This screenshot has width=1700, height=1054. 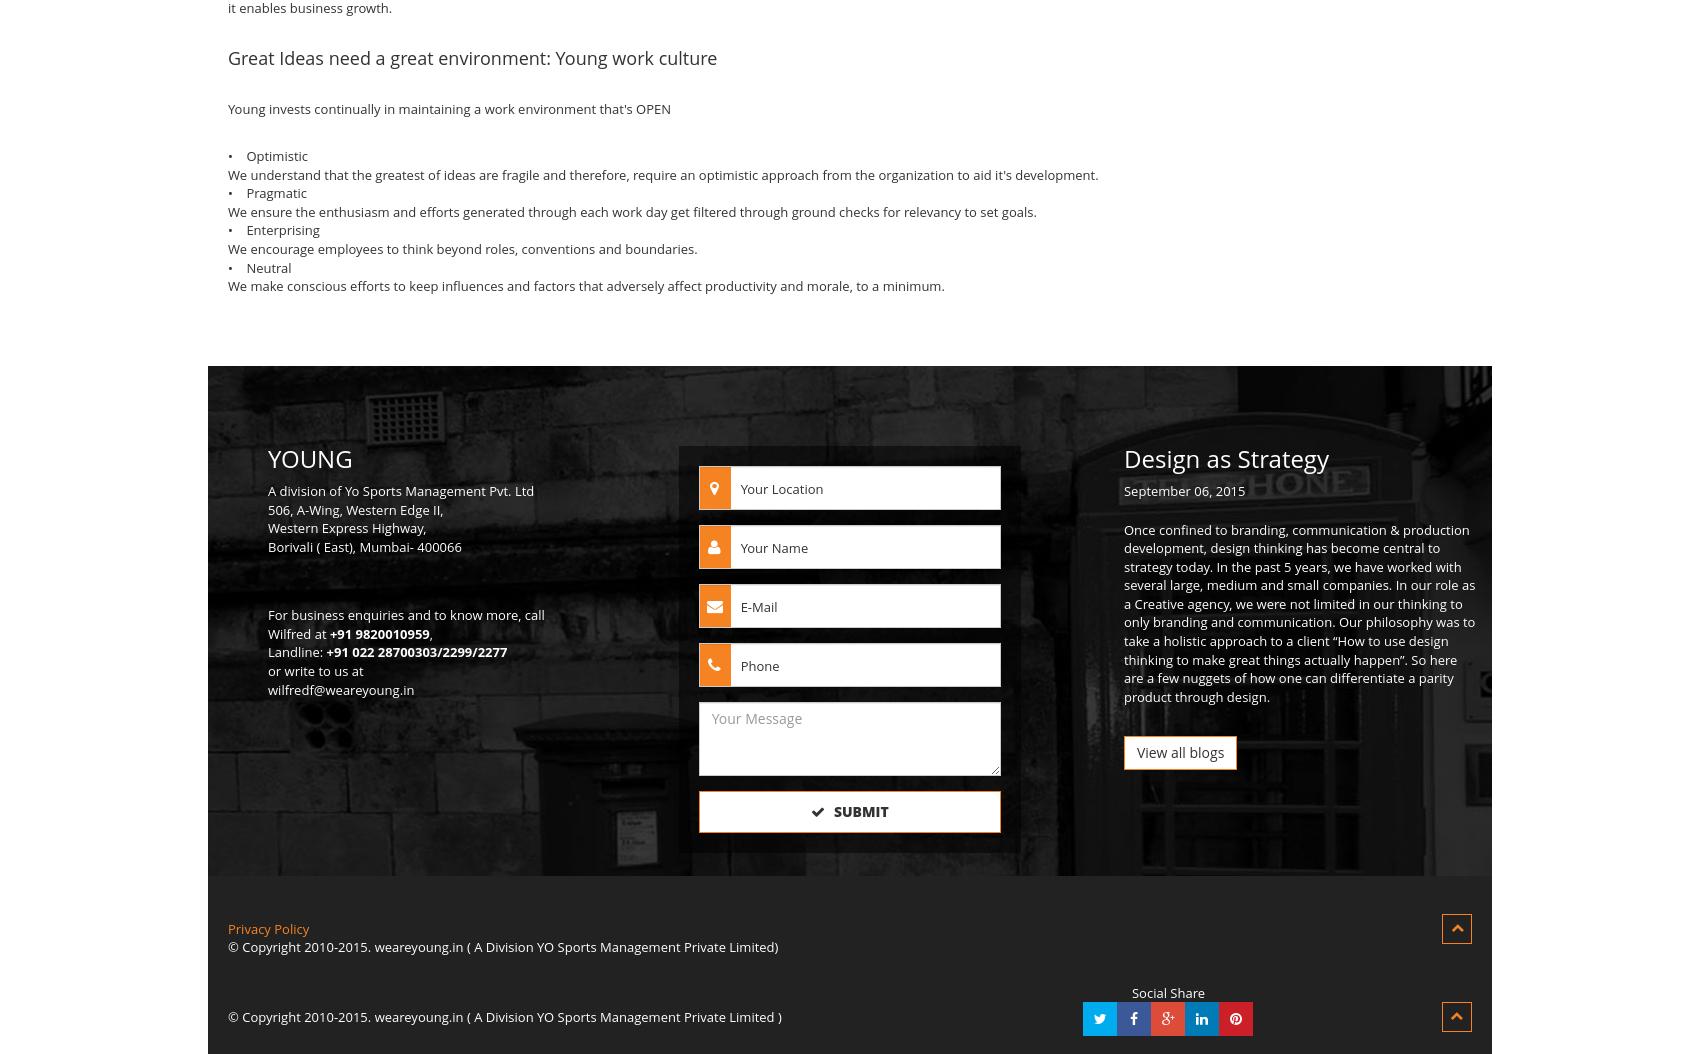 I want to click on 'We ensure the enthusiasm and efforts generated through each work day get filtered through ground checks for relevancy to set goals.', so click(x=630, y=211).